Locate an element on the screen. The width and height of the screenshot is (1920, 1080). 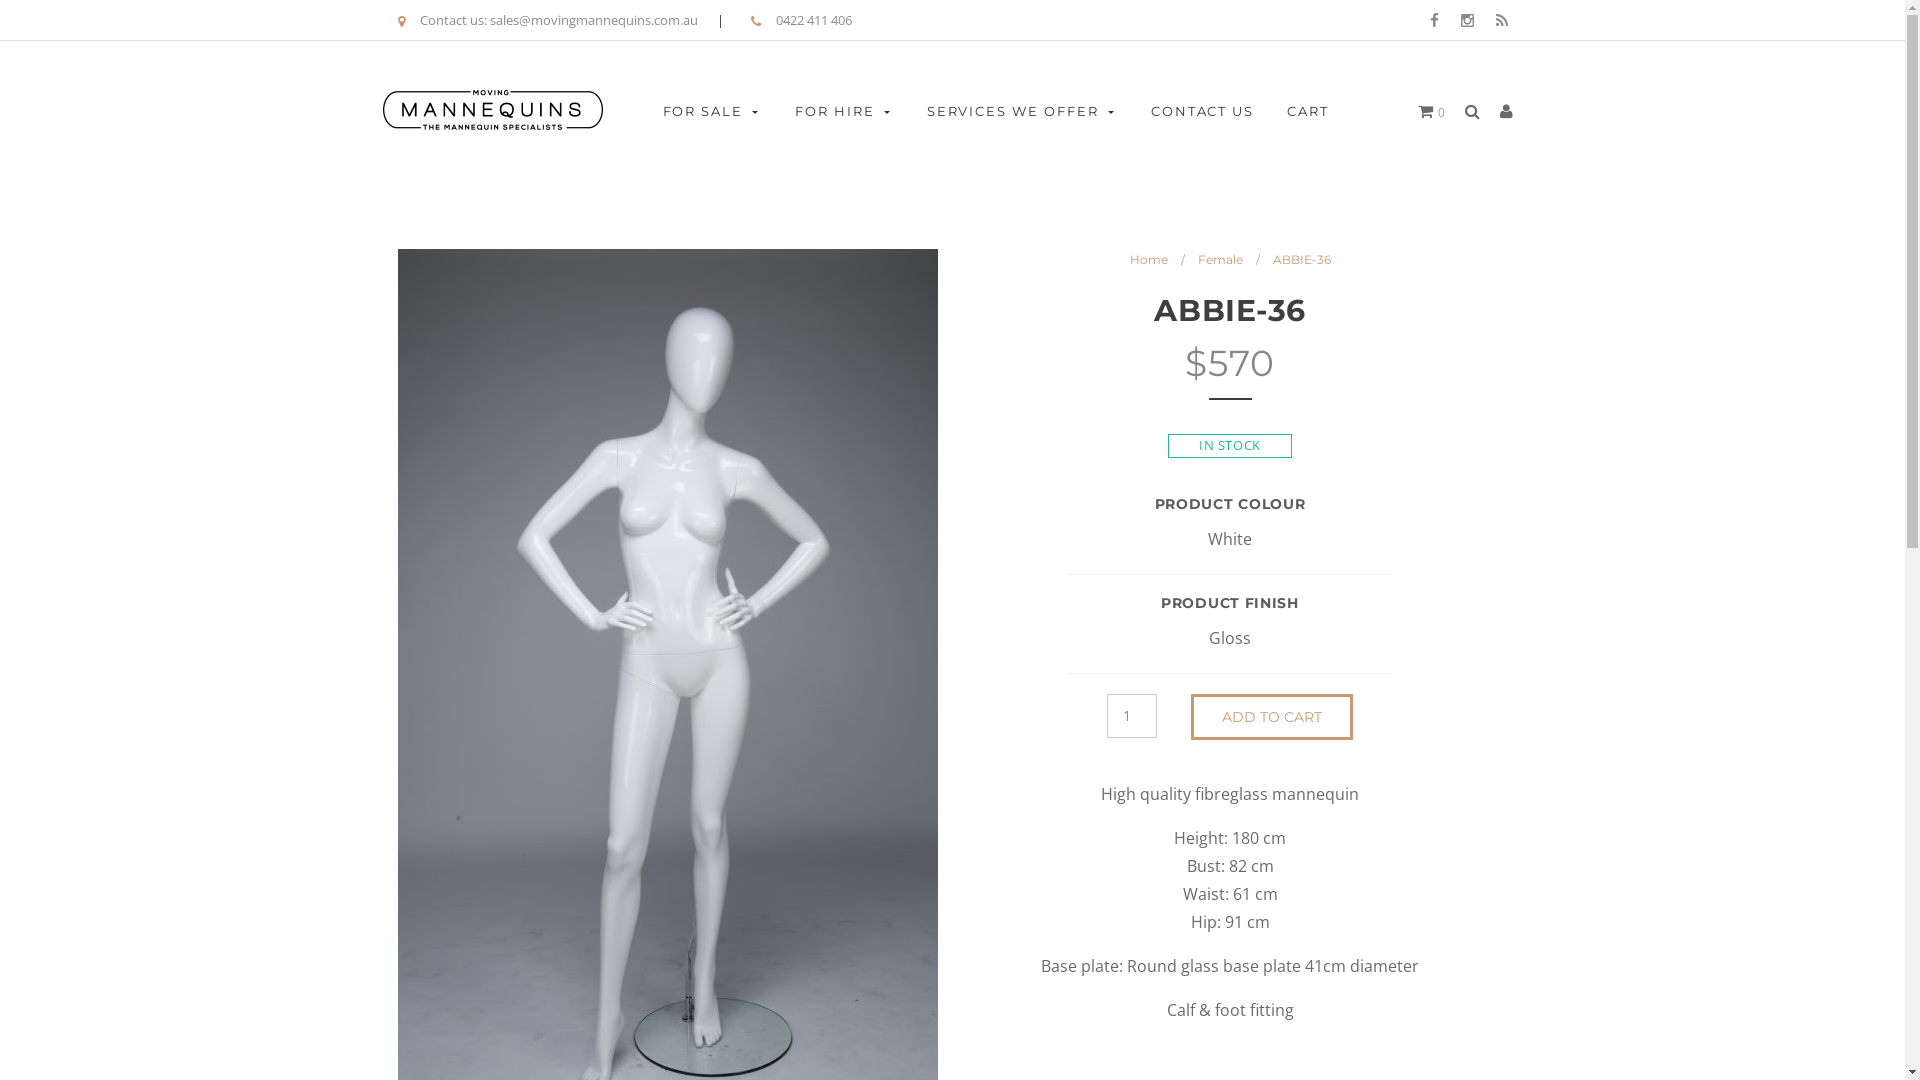
'FOR SALE' is located at coordinates (711, 111).